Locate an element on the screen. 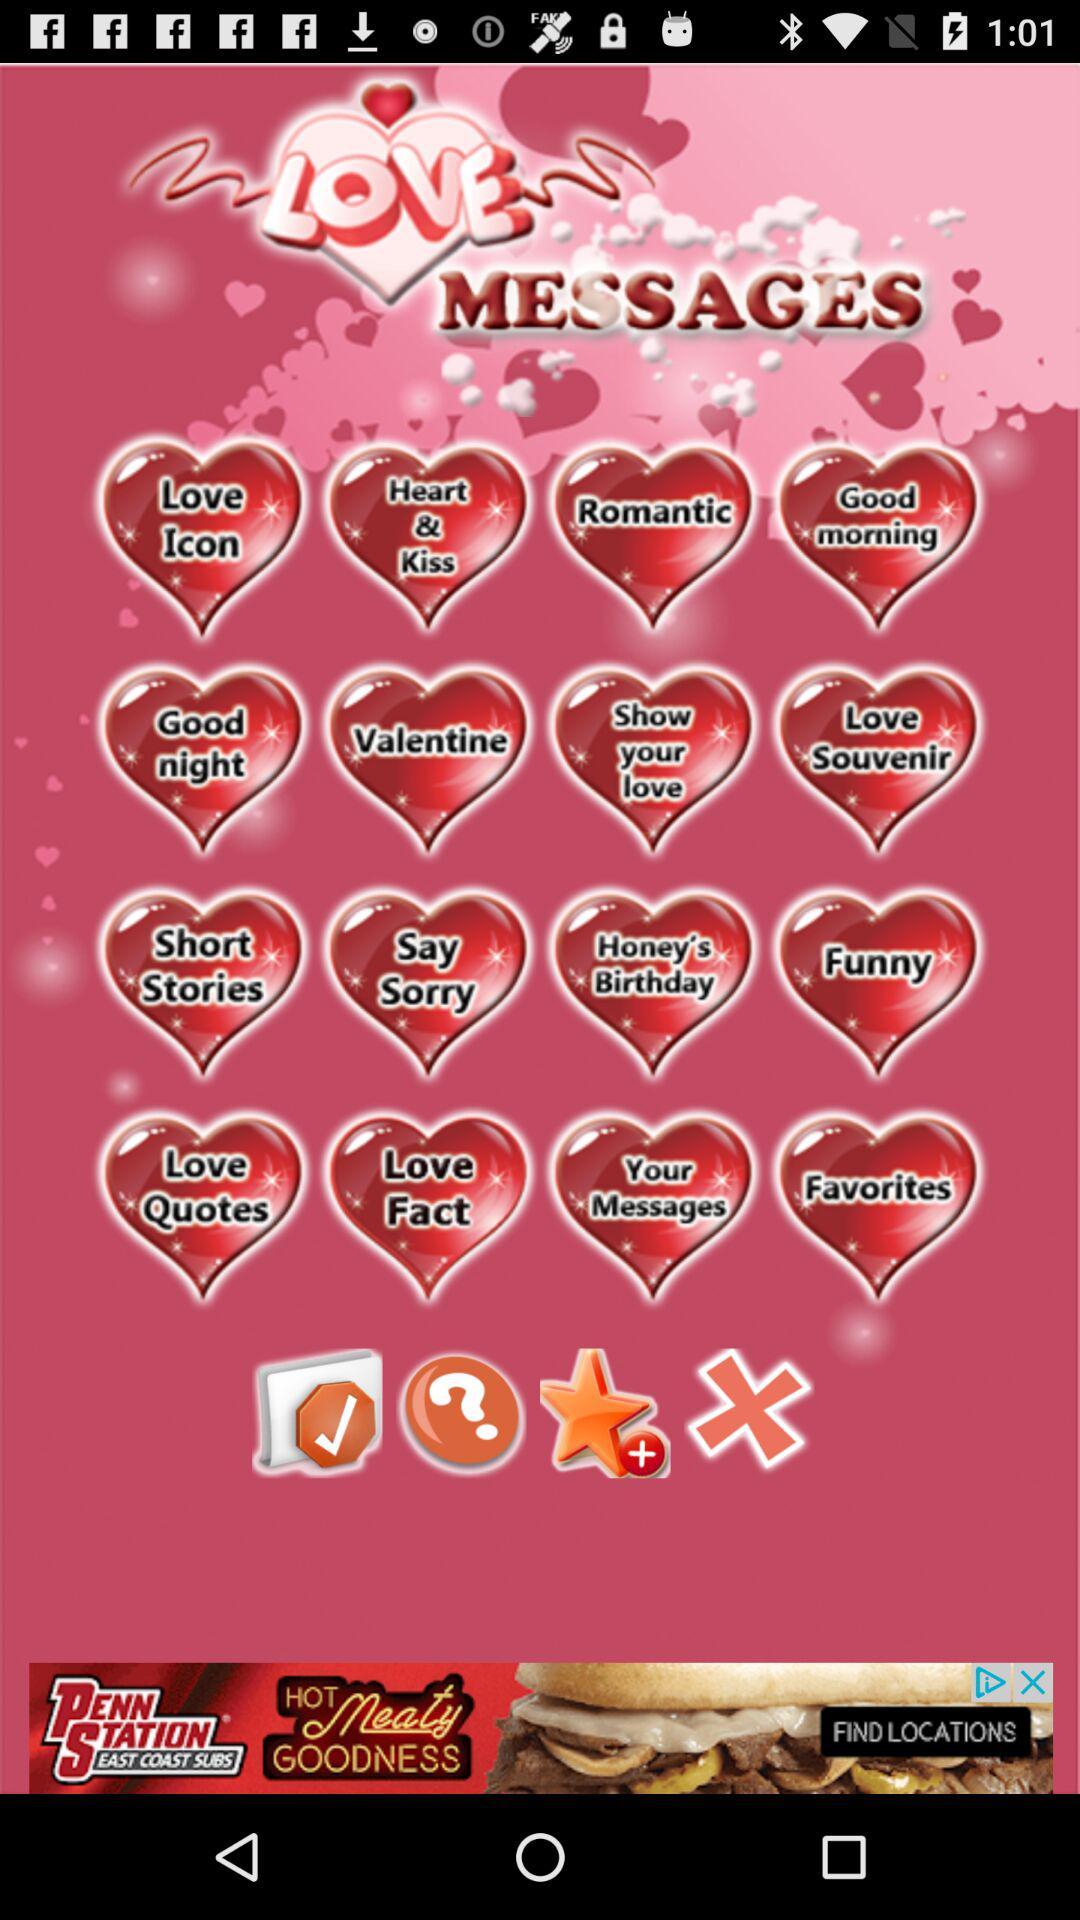 The height and width of the screenshot is (1920, 1080). love fact is located at coordinates (426, 1208).